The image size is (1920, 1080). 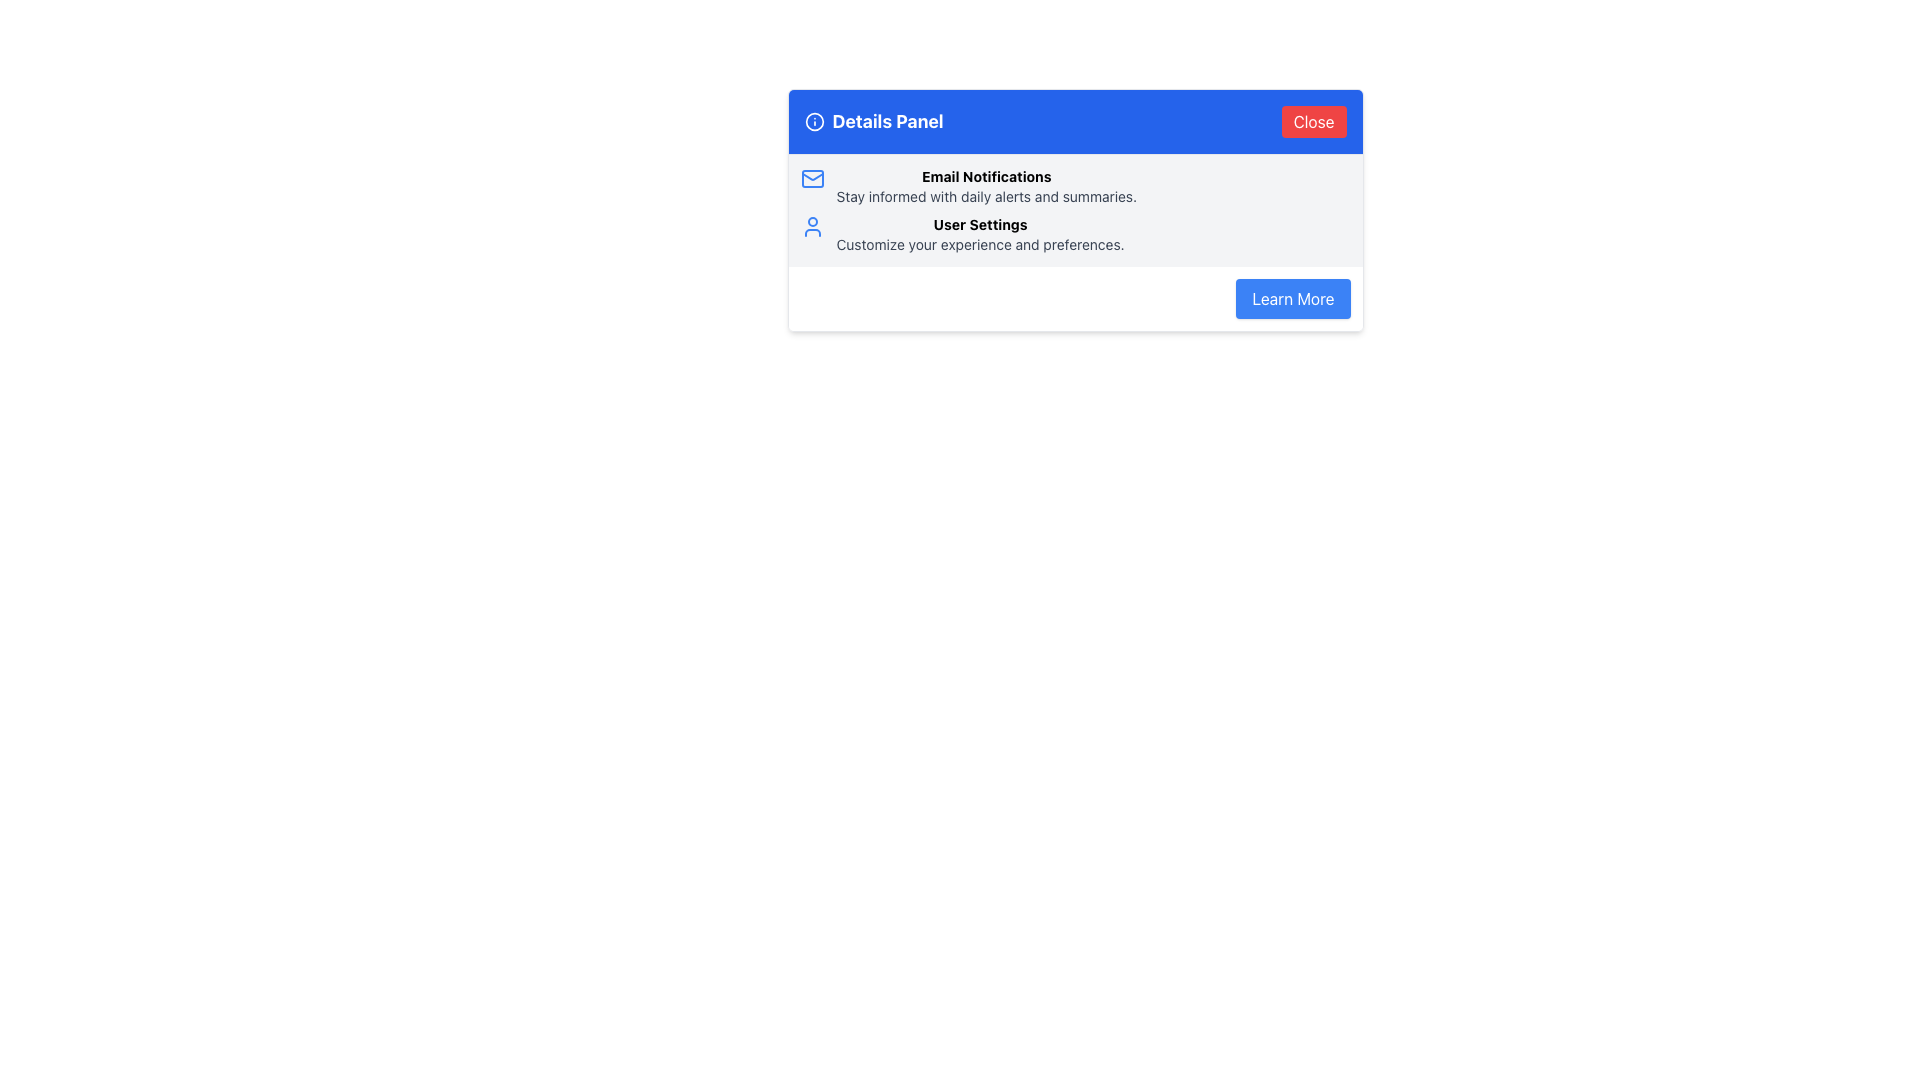 I want to click on the SVG email icon representing the 'Email Notifications' section, so click(x=812, y=177).